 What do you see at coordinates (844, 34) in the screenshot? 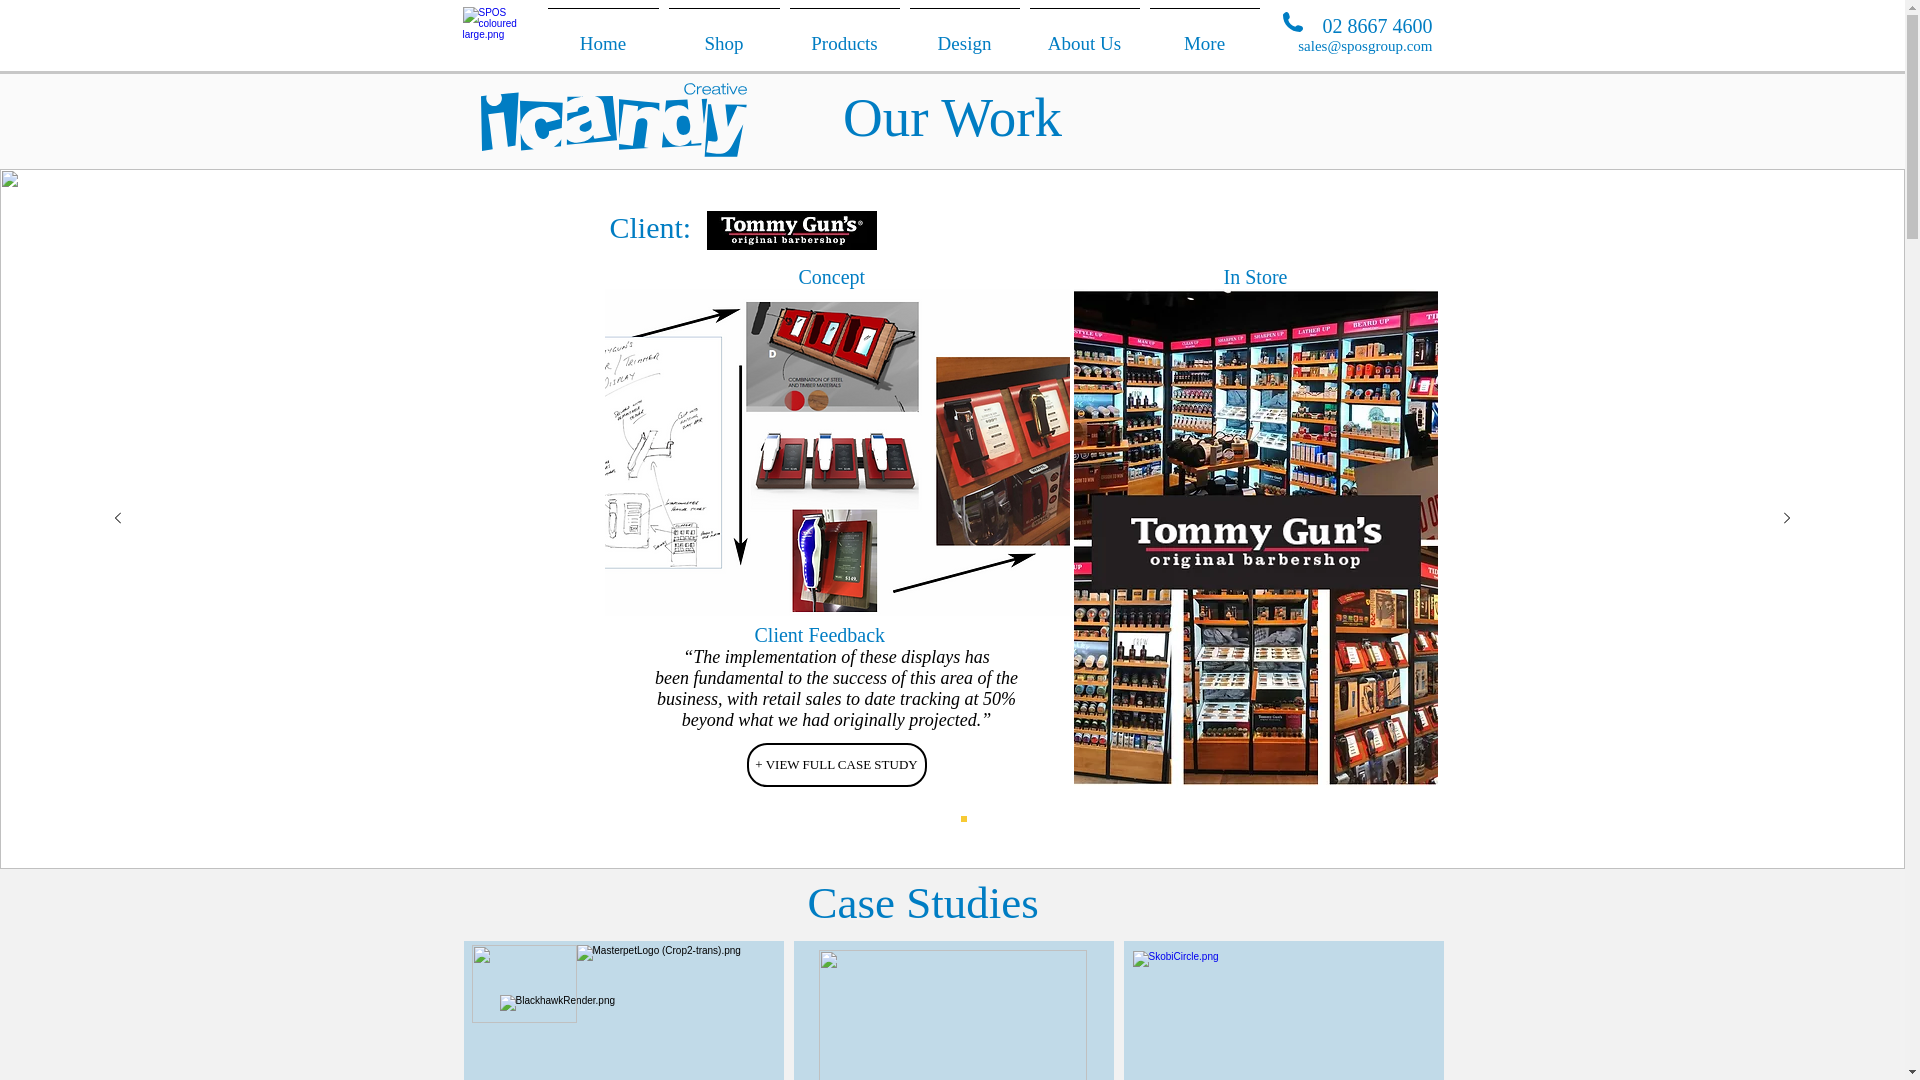
I see `'Products'` at bounding box center [844, 34].